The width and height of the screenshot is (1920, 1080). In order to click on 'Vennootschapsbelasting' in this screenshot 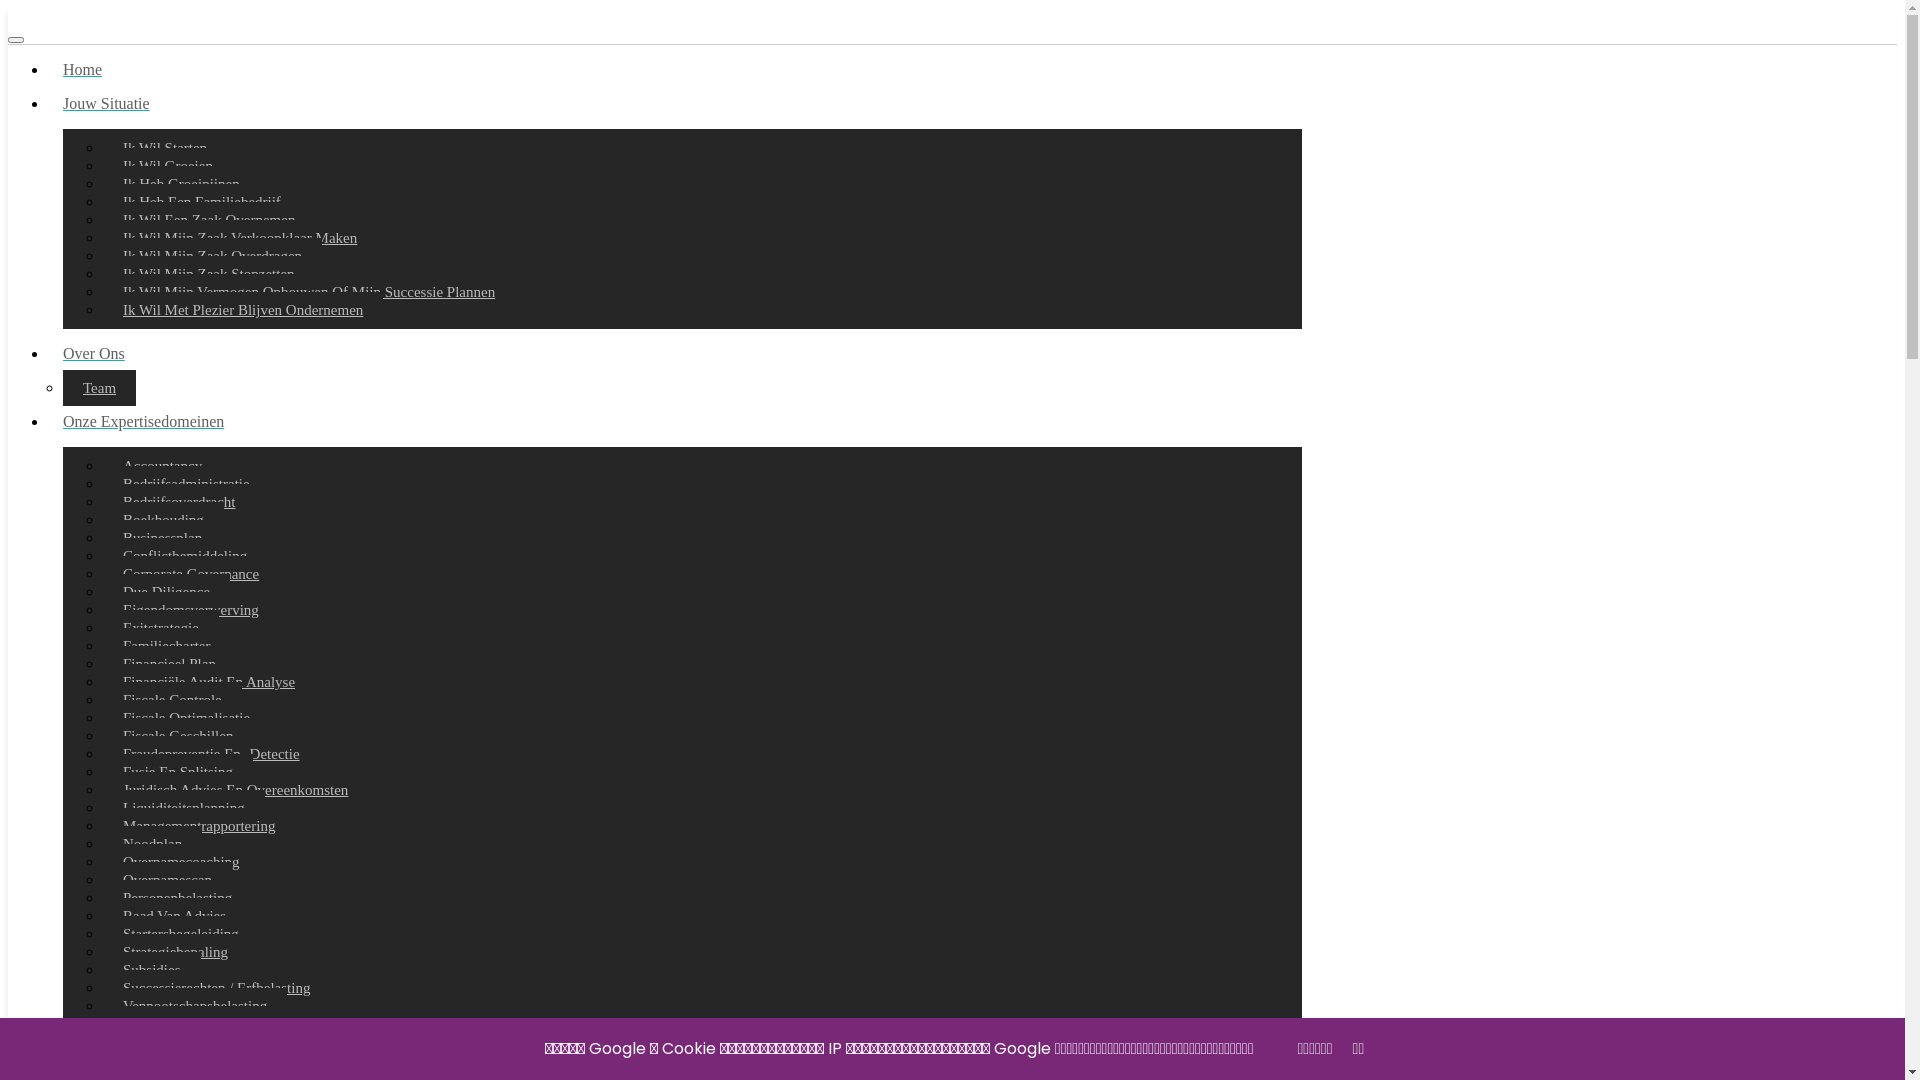, I will do `click(195, 1006)`.